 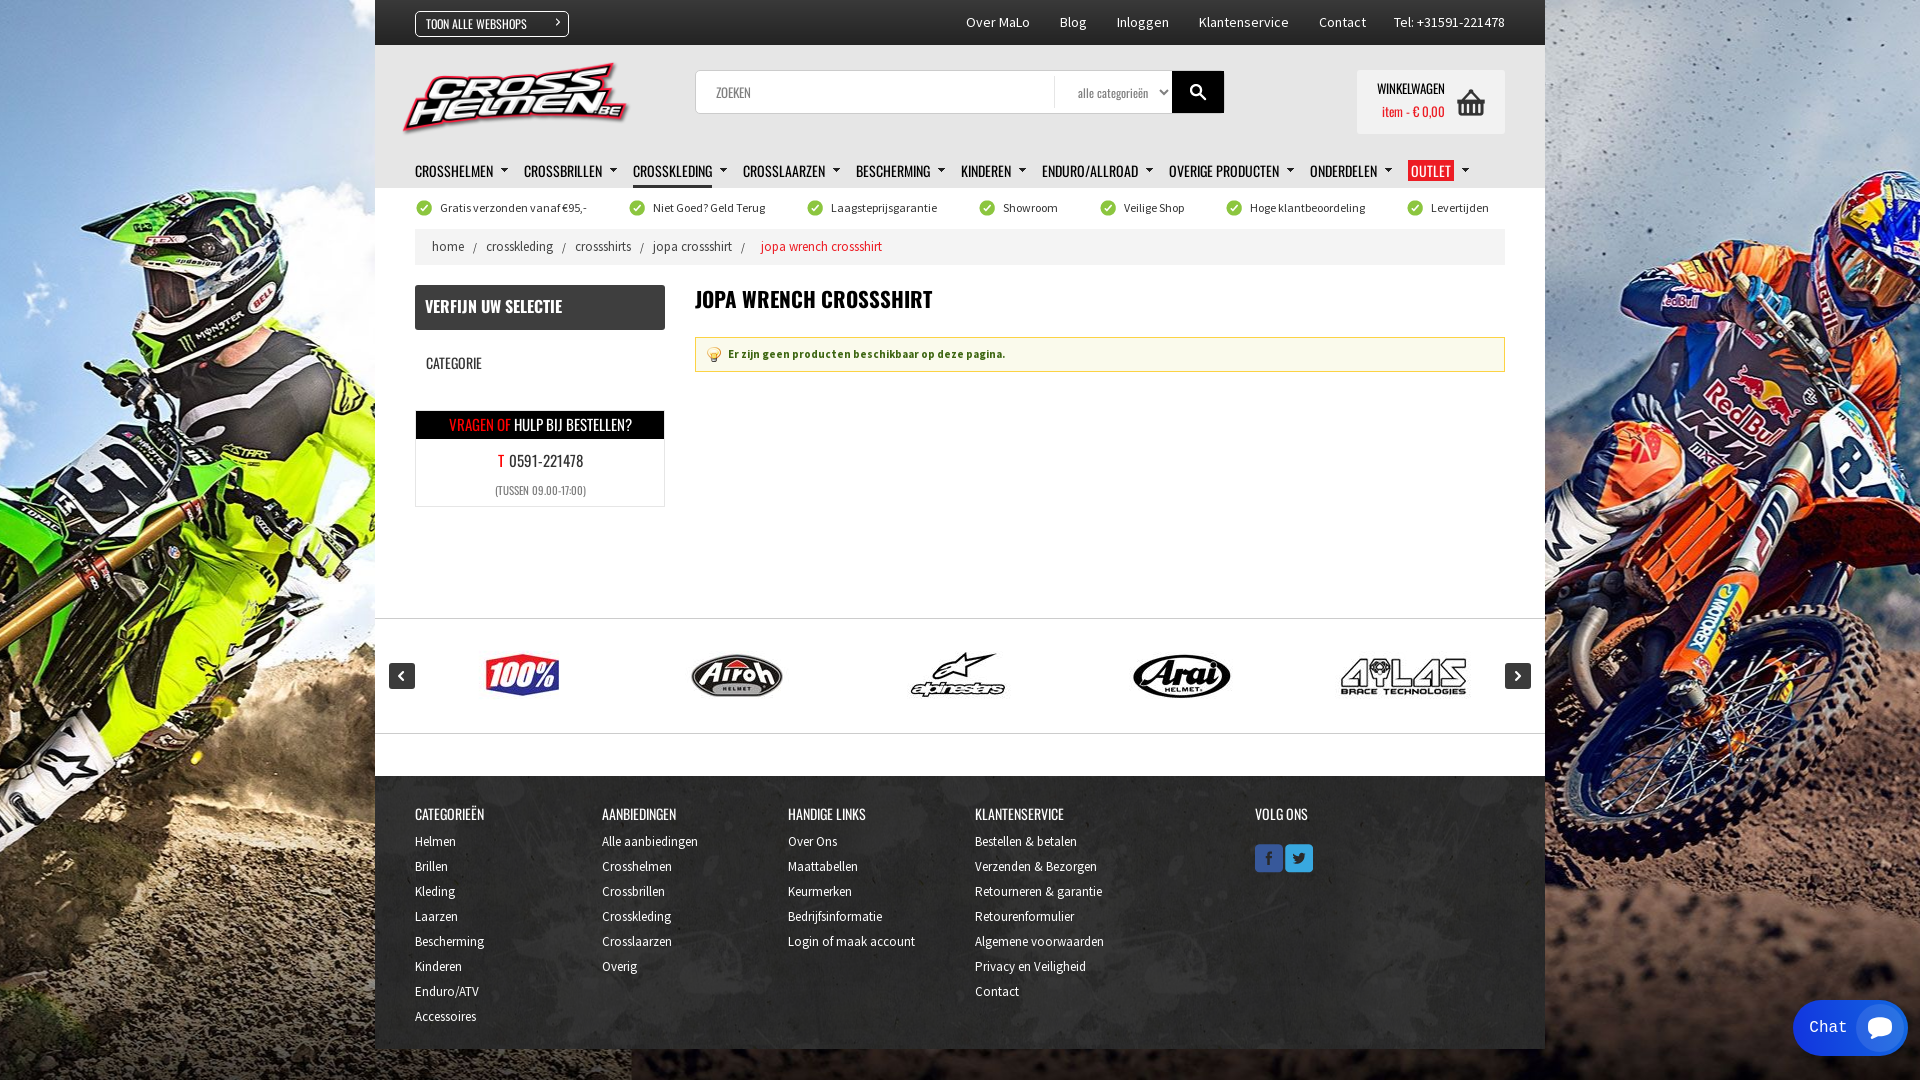 I want to click on 'Niet Goed? Geld Terug', so click(x=652, y=207).